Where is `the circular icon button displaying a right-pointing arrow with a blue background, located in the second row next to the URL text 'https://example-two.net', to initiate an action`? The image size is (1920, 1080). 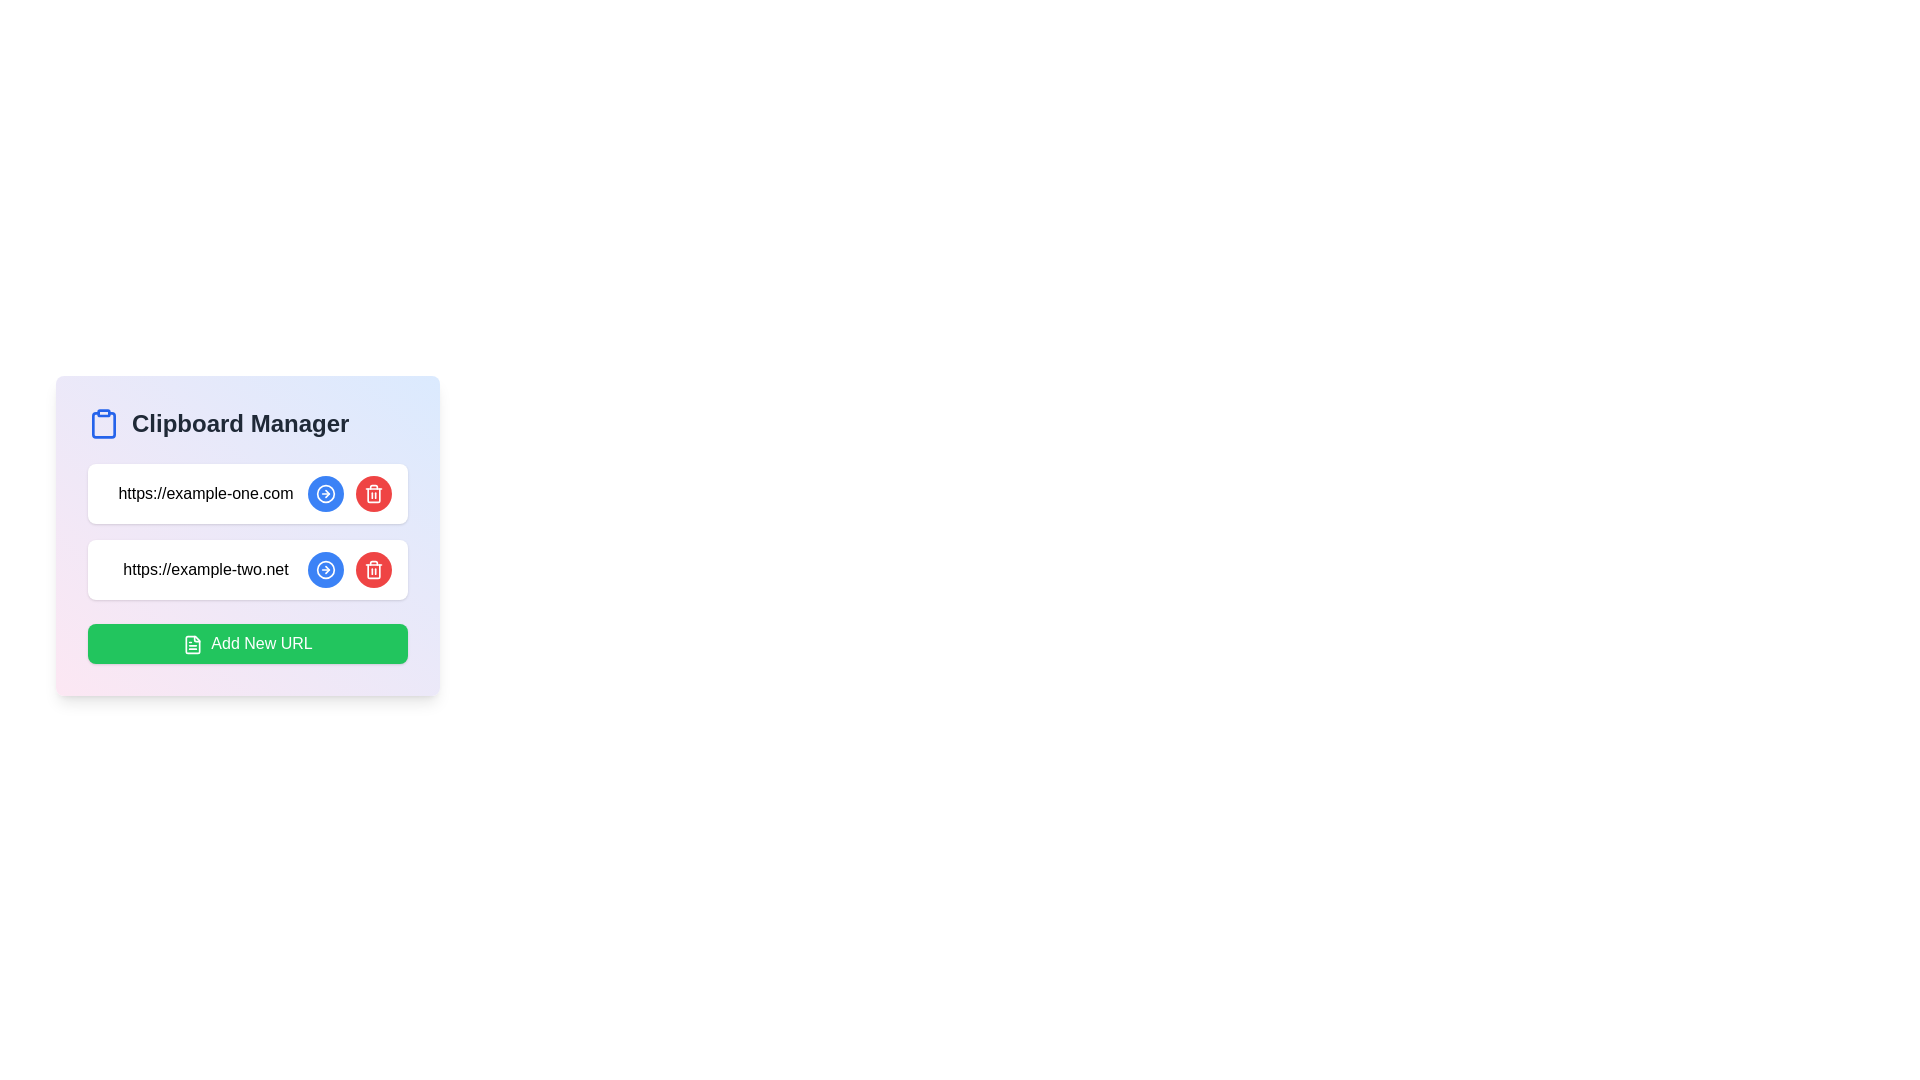 the circular icon button displaying a right-pointing arrow with a blue background, located in the second row next to the URL text 'https://example-two.net', to initiate an action is located at coordinates (326, 493).